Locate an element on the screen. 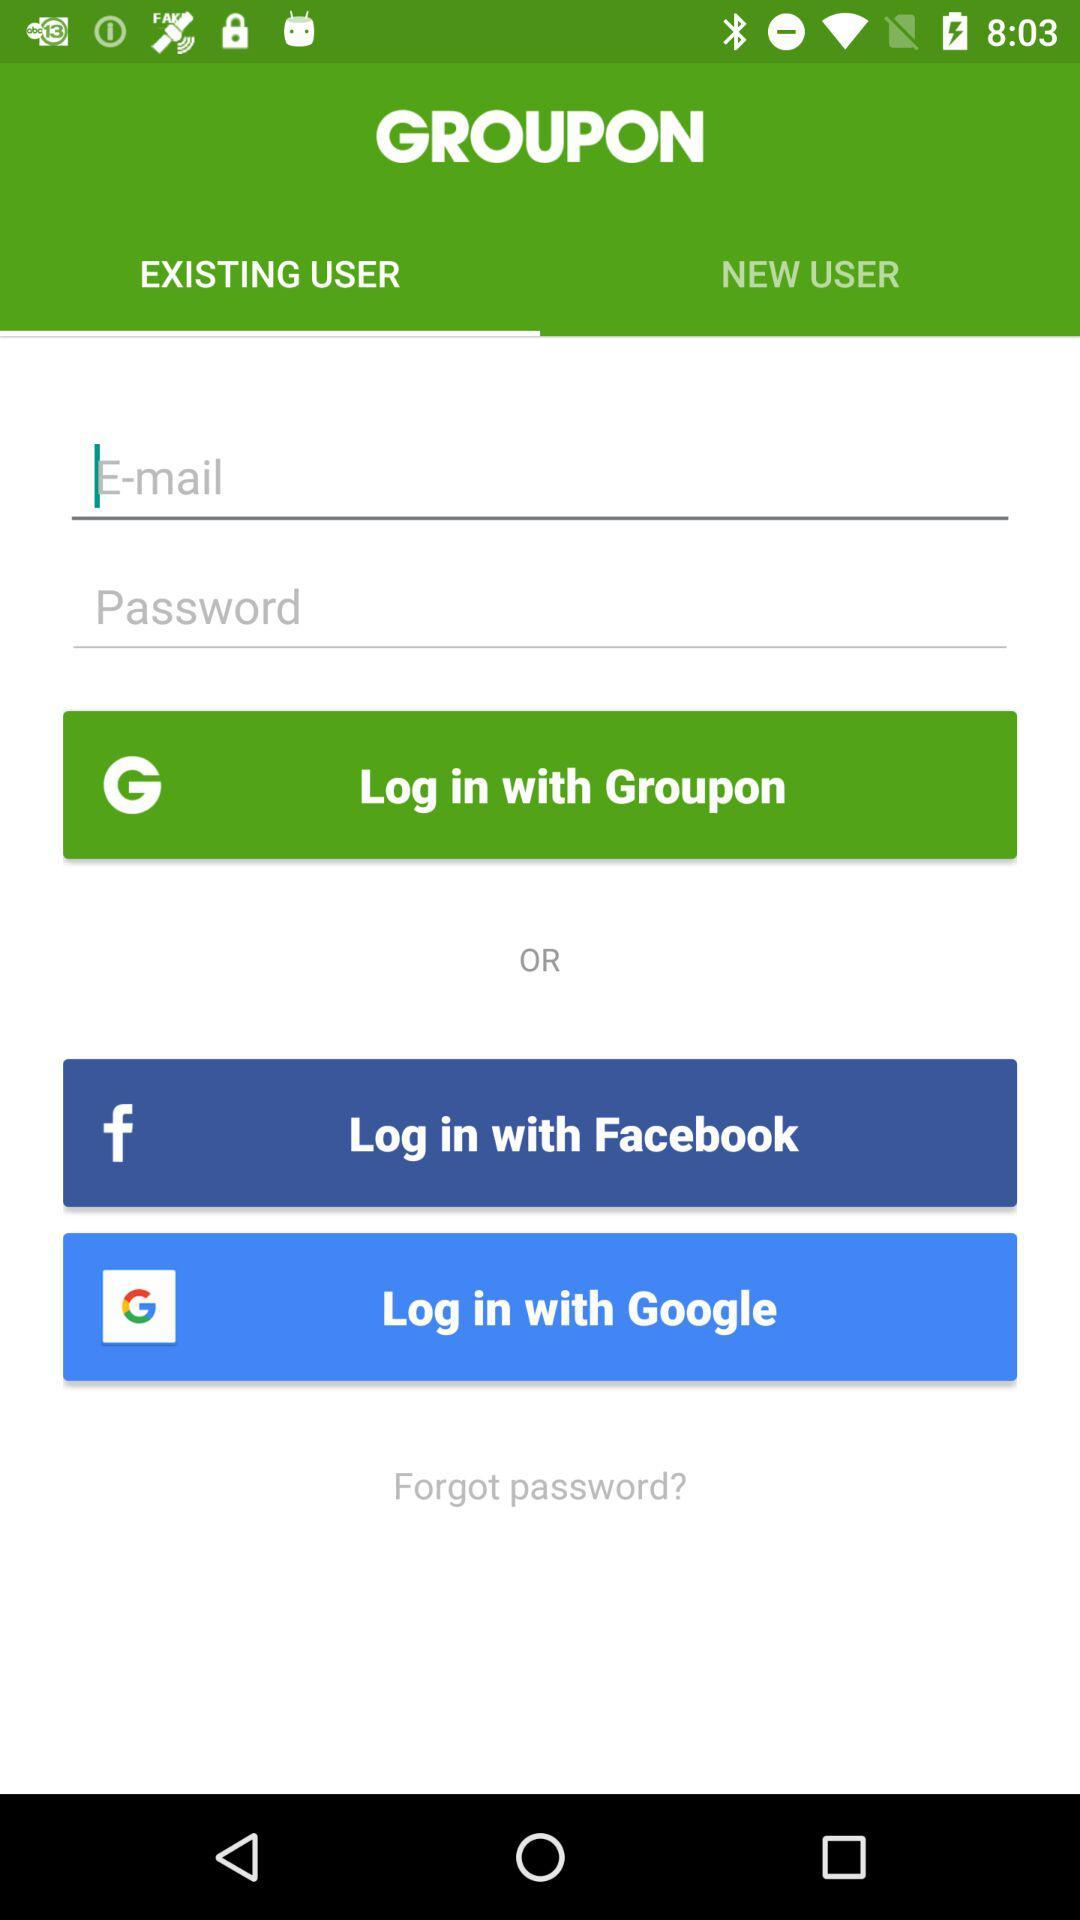 This screenshot has width=1080, height=1920. forgot password? icon is located at coordinates (540, 1484).